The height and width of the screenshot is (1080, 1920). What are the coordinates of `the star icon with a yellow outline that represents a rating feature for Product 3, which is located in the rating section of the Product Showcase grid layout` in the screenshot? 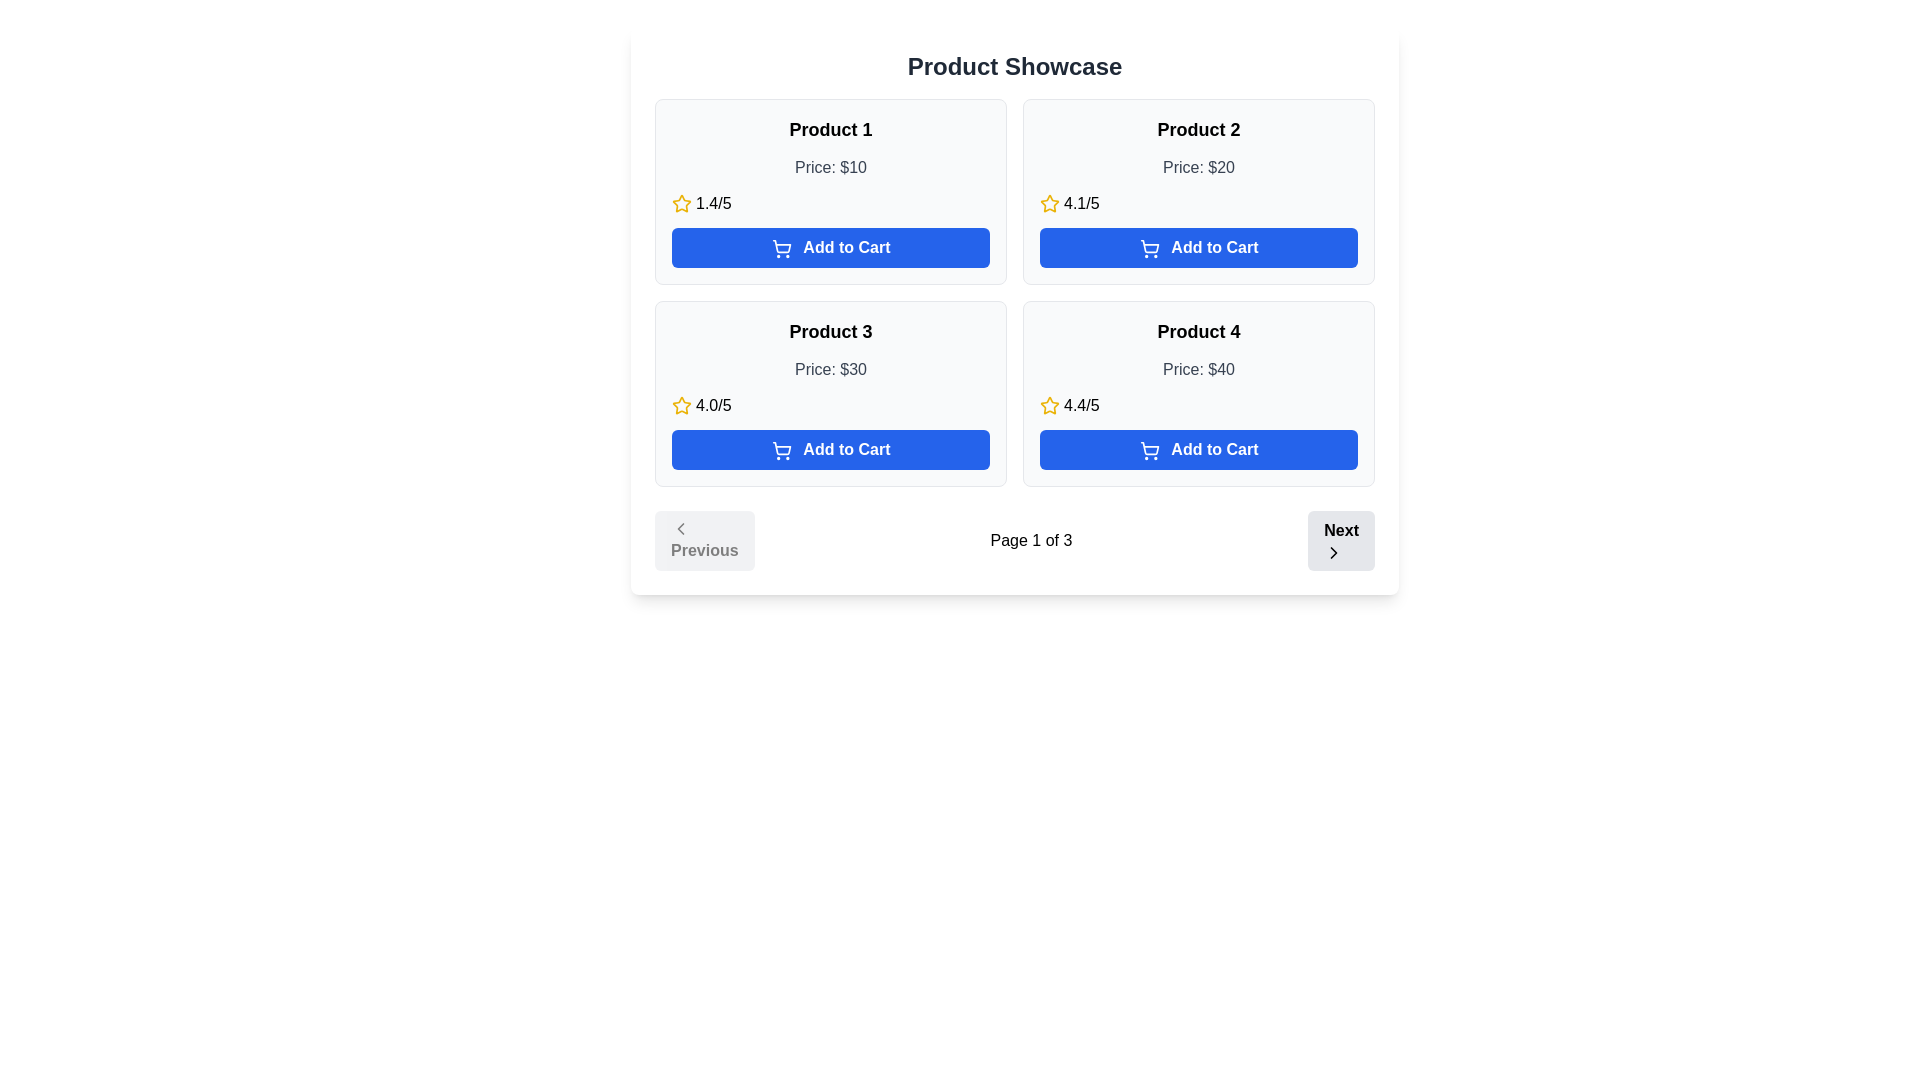 It's located at (681, 405).